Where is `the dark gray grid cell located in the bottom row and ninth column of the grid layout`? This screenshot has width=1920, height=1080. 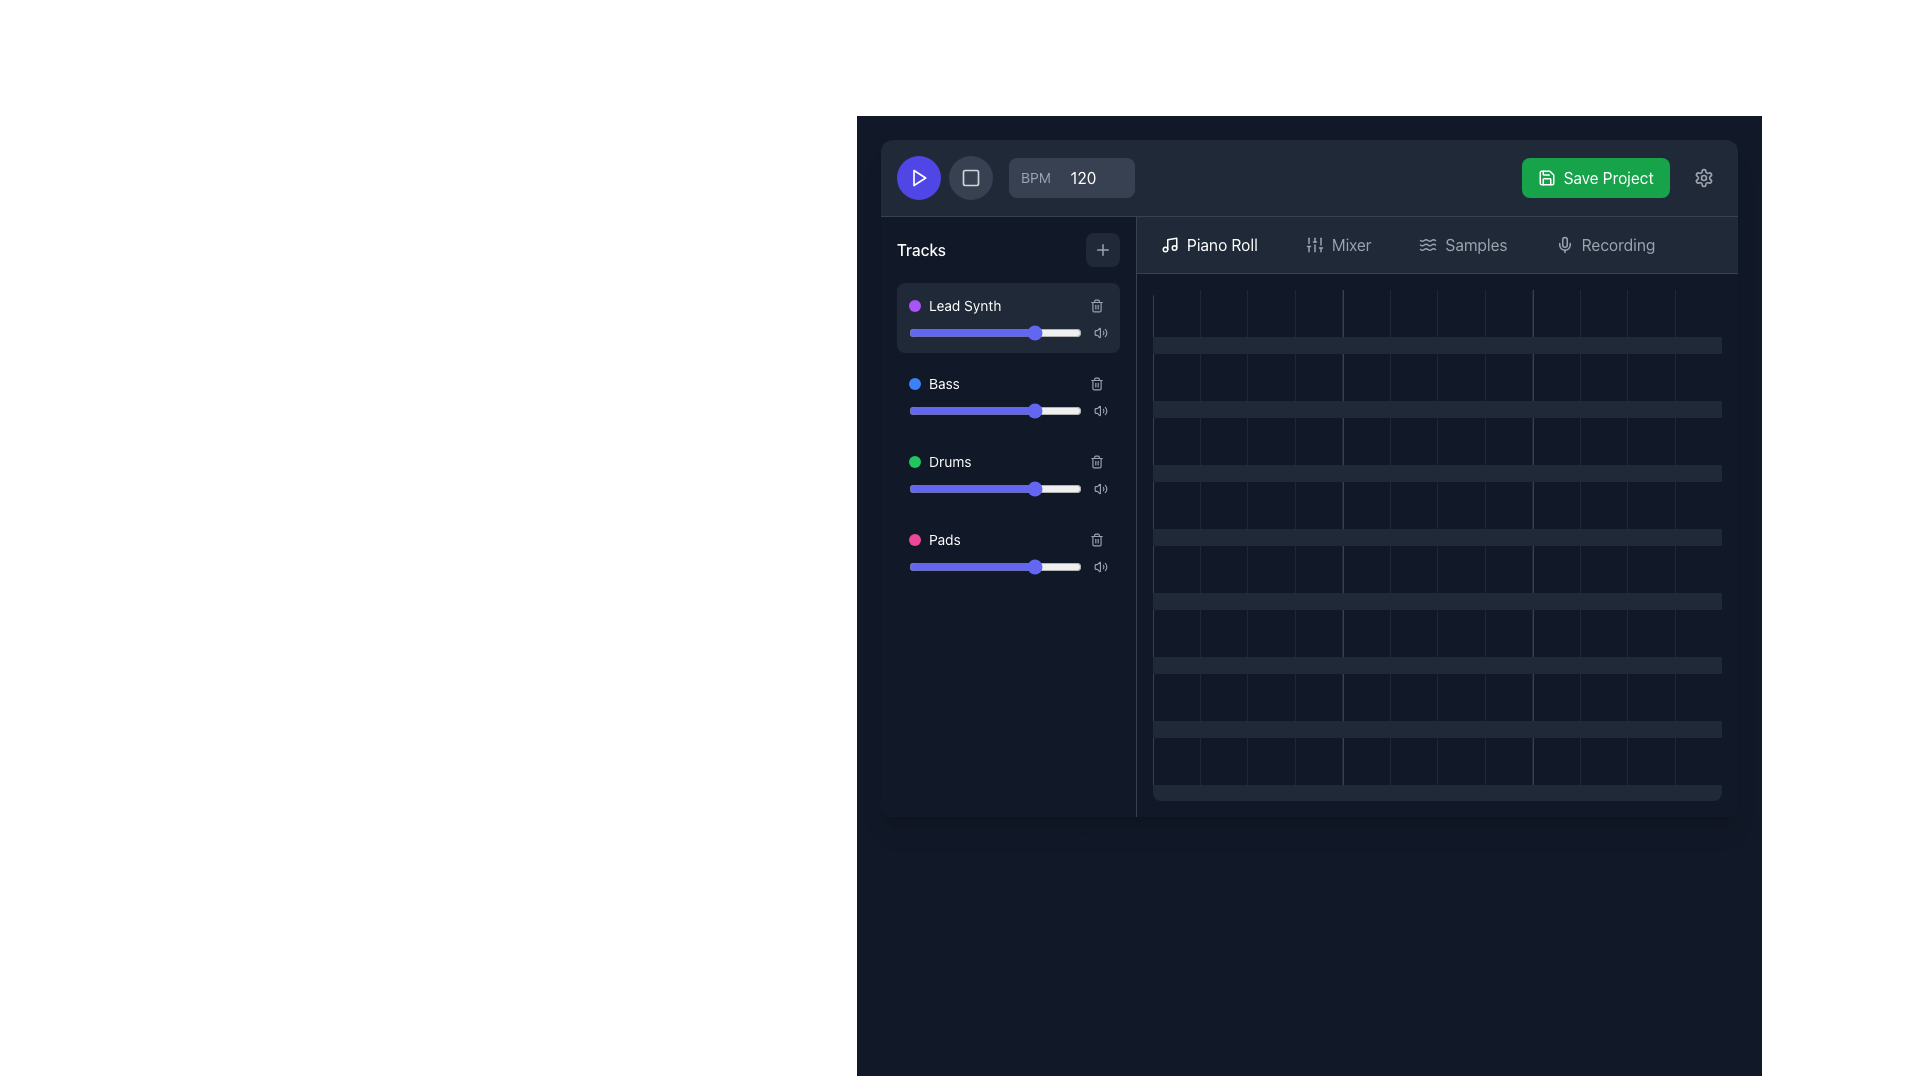
the dark gray grid cell located in the bottom row and ninth column of the grid layout is located at coordinates (1555, 761).